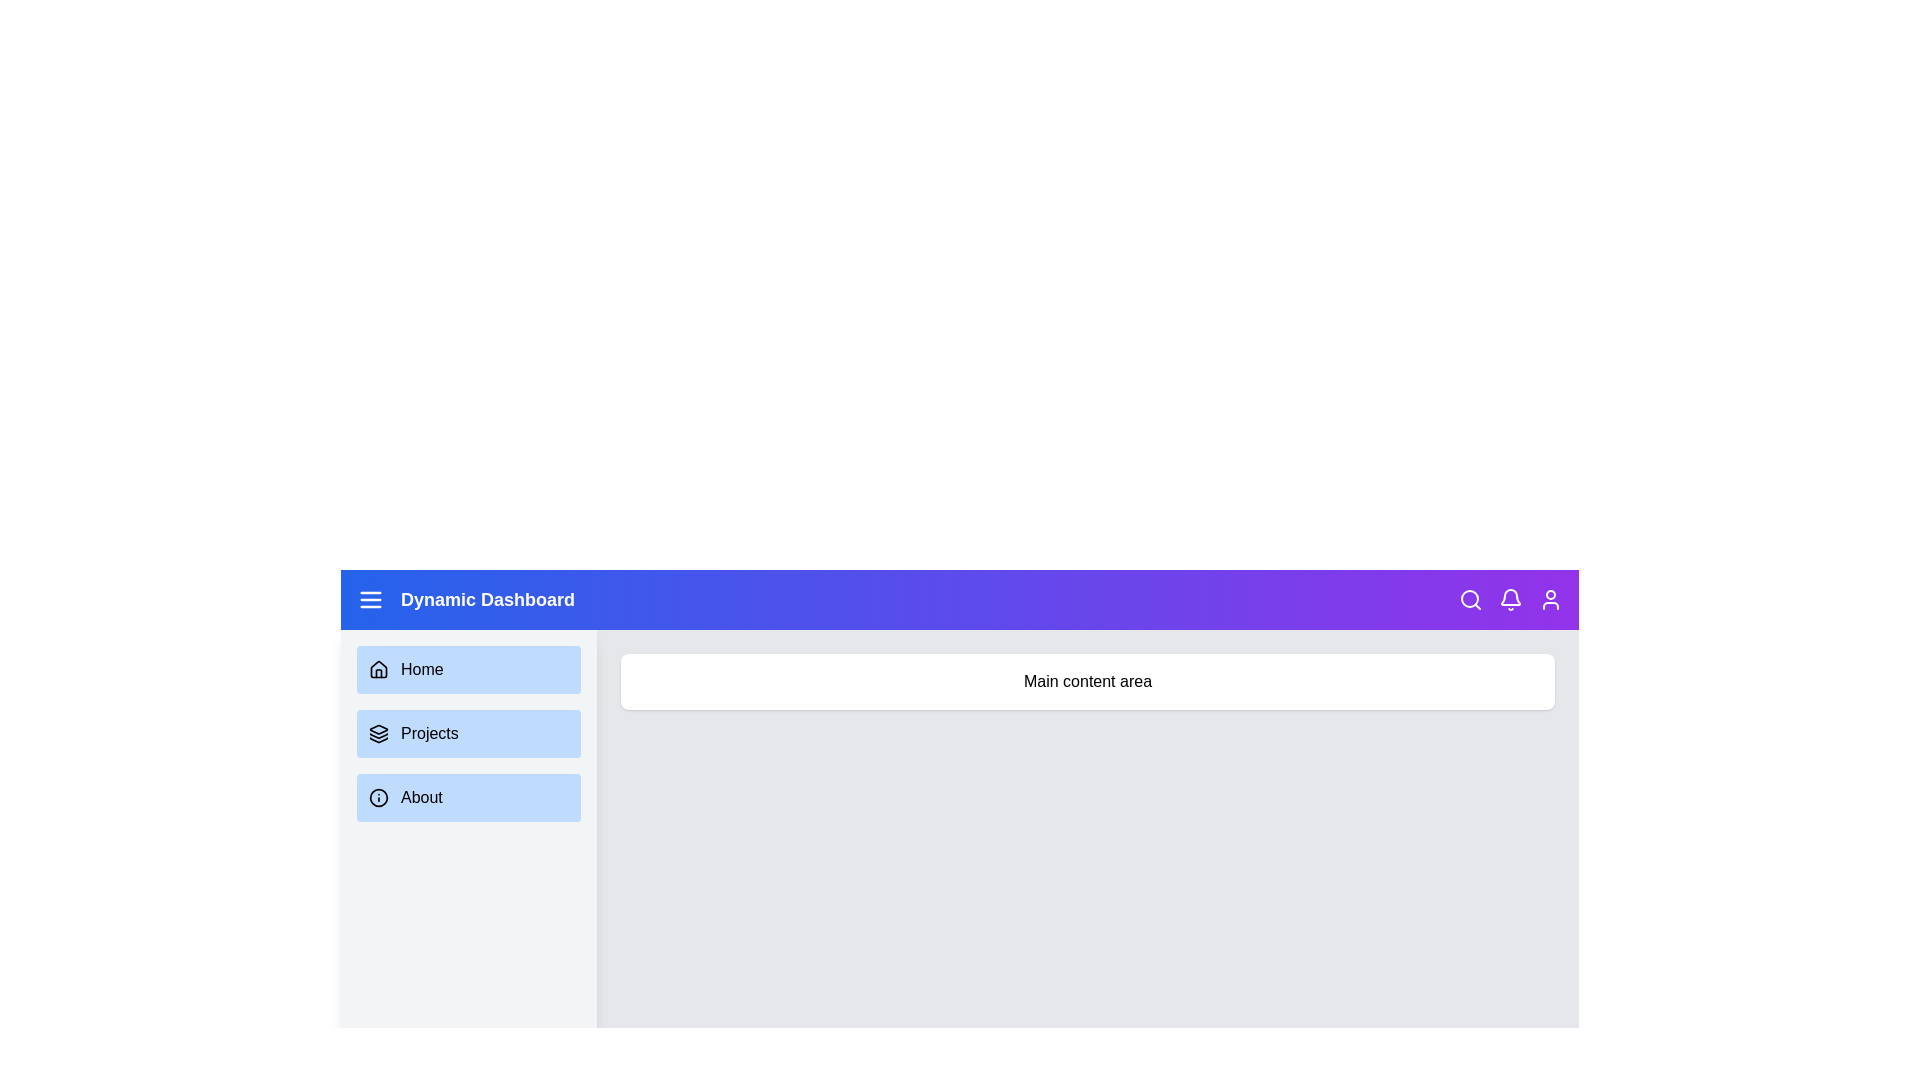 The image size is (1920, 1080). Describe the element at coordinates (370, 599) in the screenshot. I see `the menu icon to toggle the sidebar visibility` at that location.